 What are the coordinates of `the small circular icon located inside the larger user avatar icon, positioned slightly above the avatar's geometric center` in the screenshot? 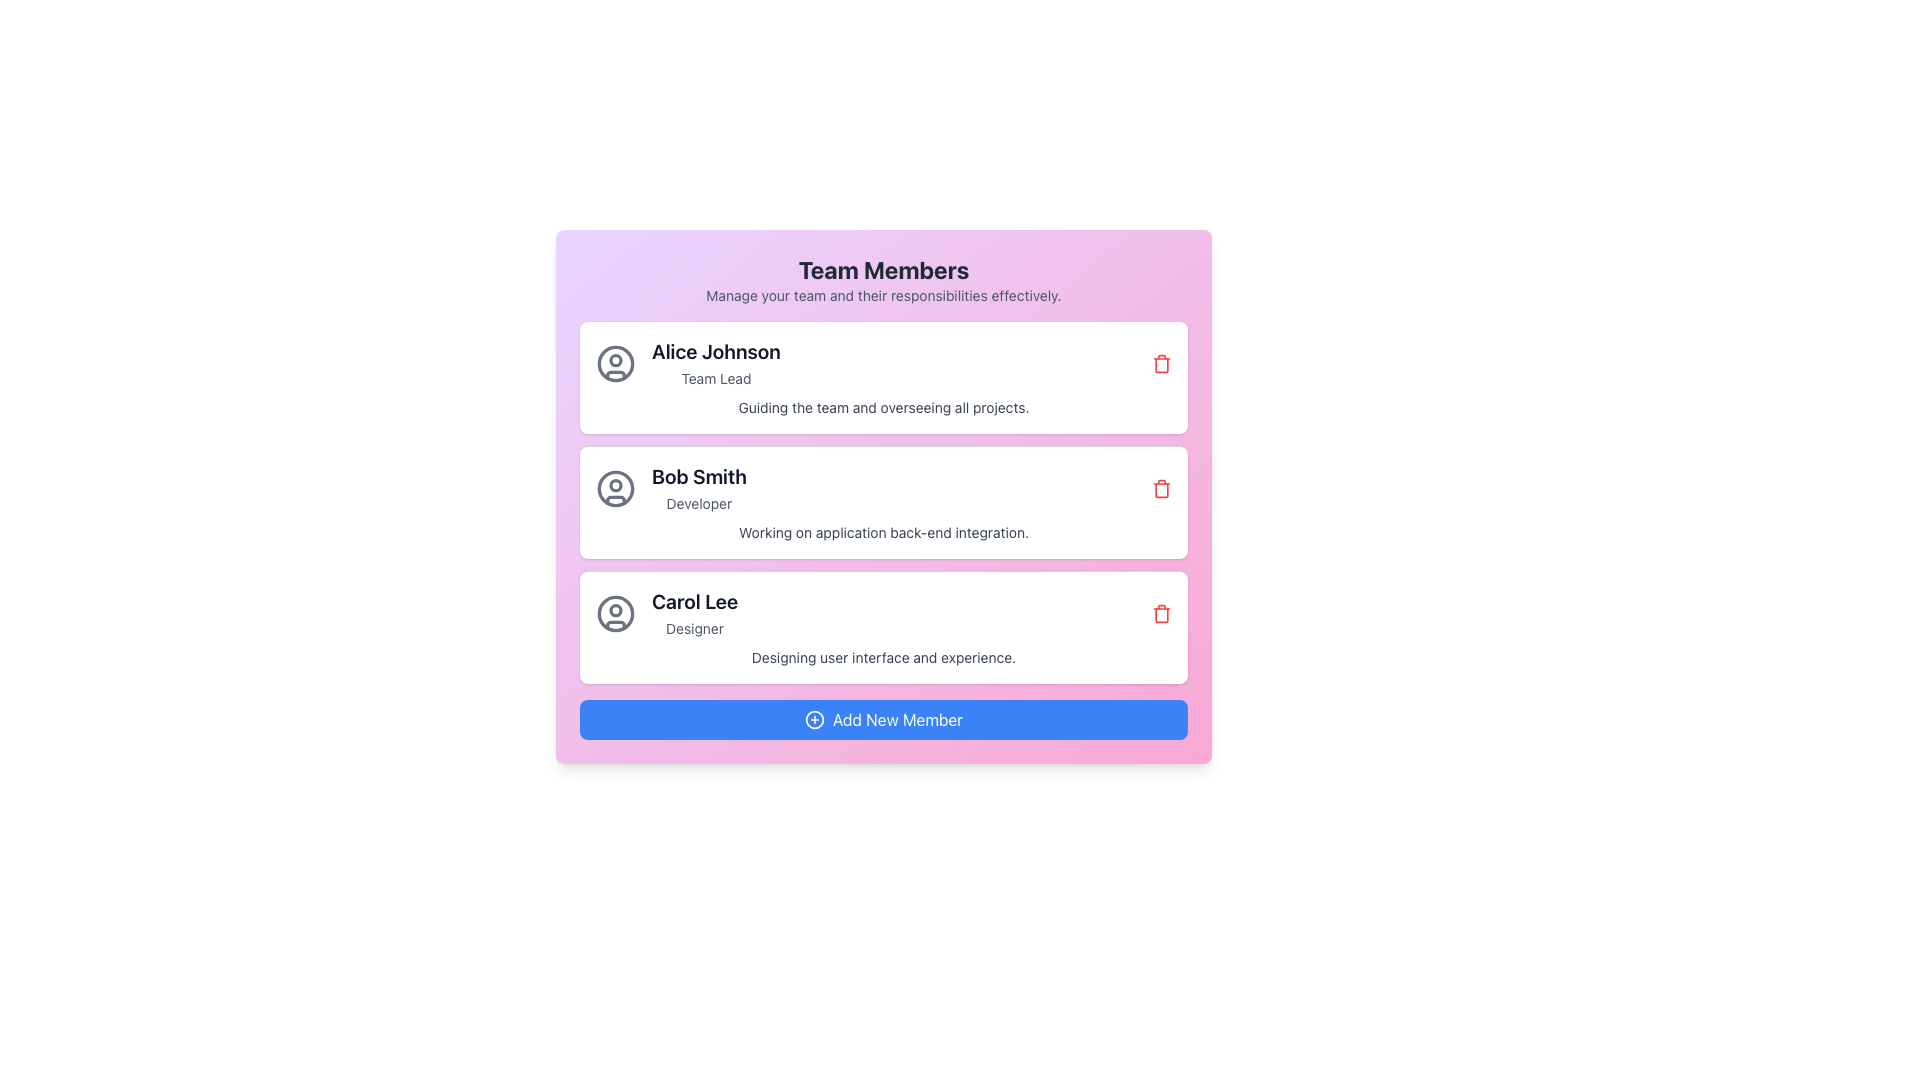 It's located at (614, 485).